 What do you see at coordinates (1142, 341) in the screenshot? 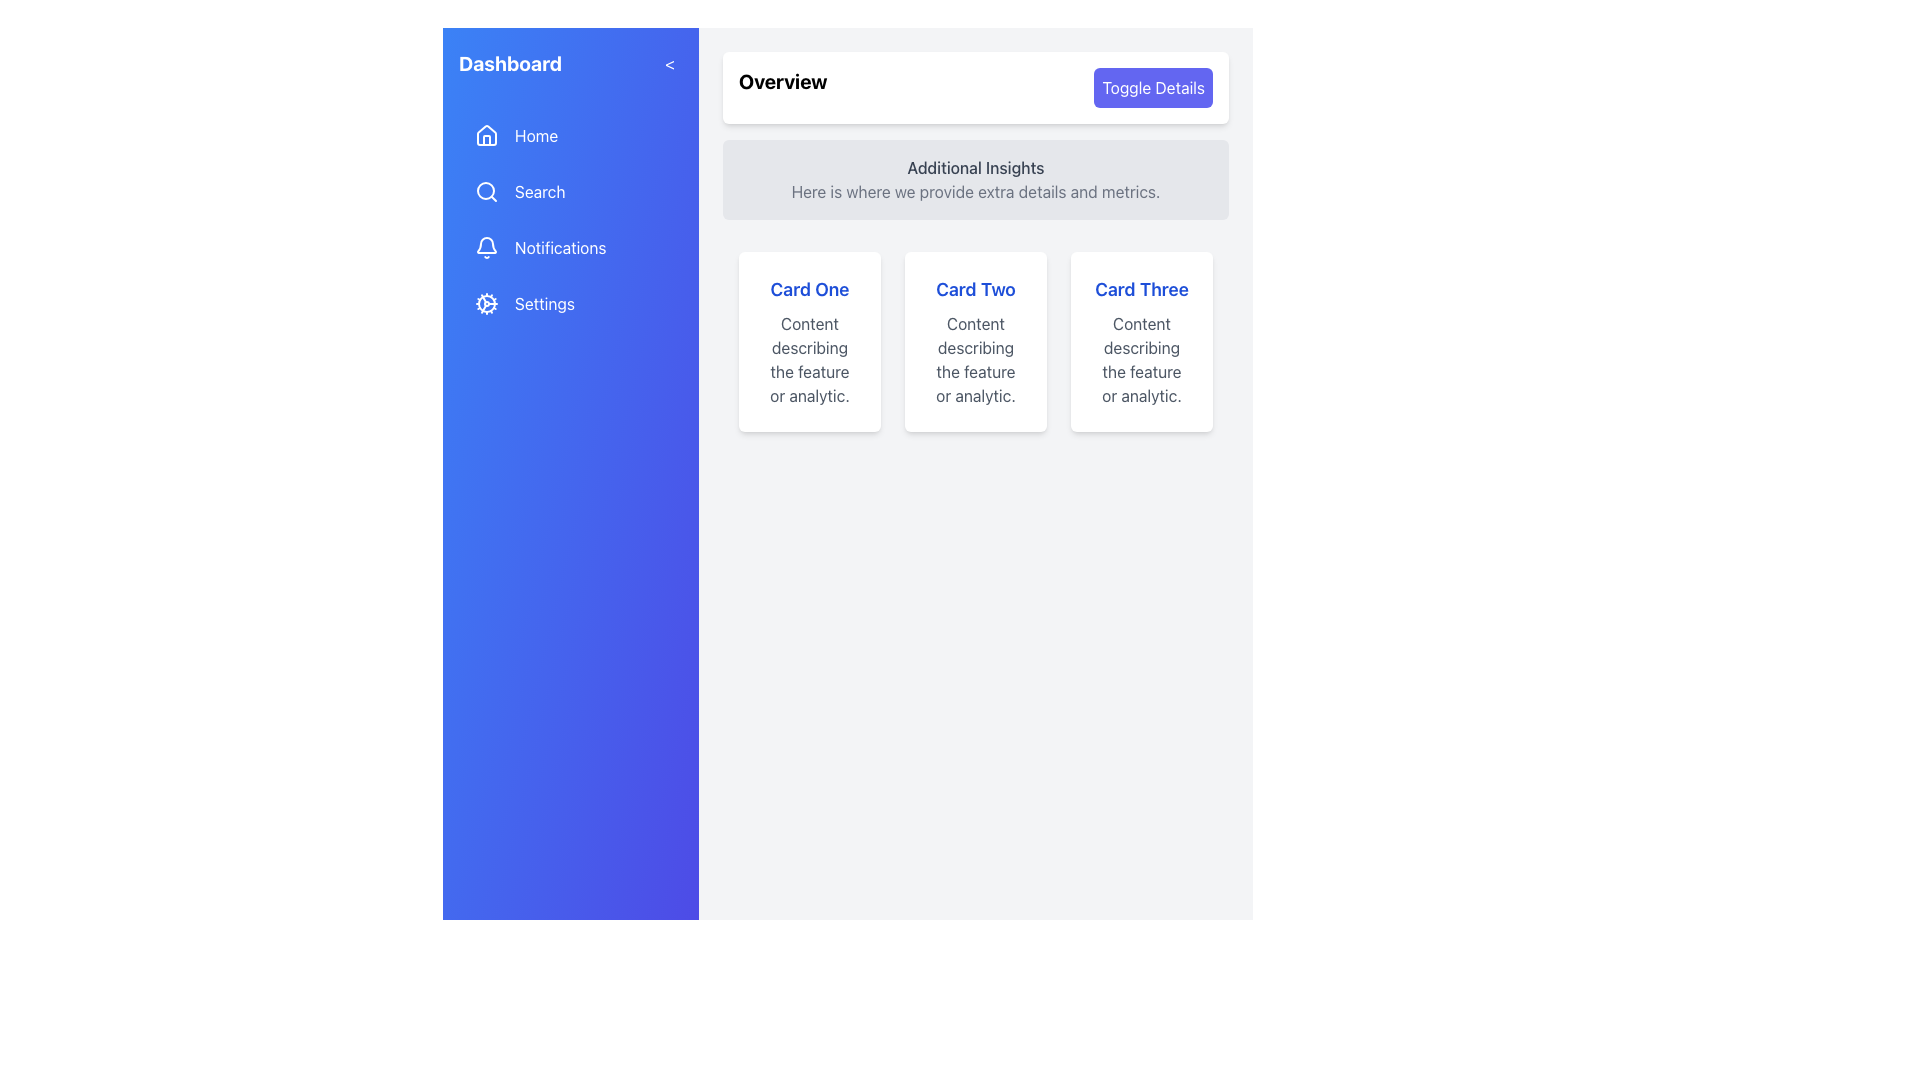
I see `the Informational Card titled 'Card Three', which features bold blue text at the top and is positioned to the far right in a three-card layout` at bounding box center [1142, 341].